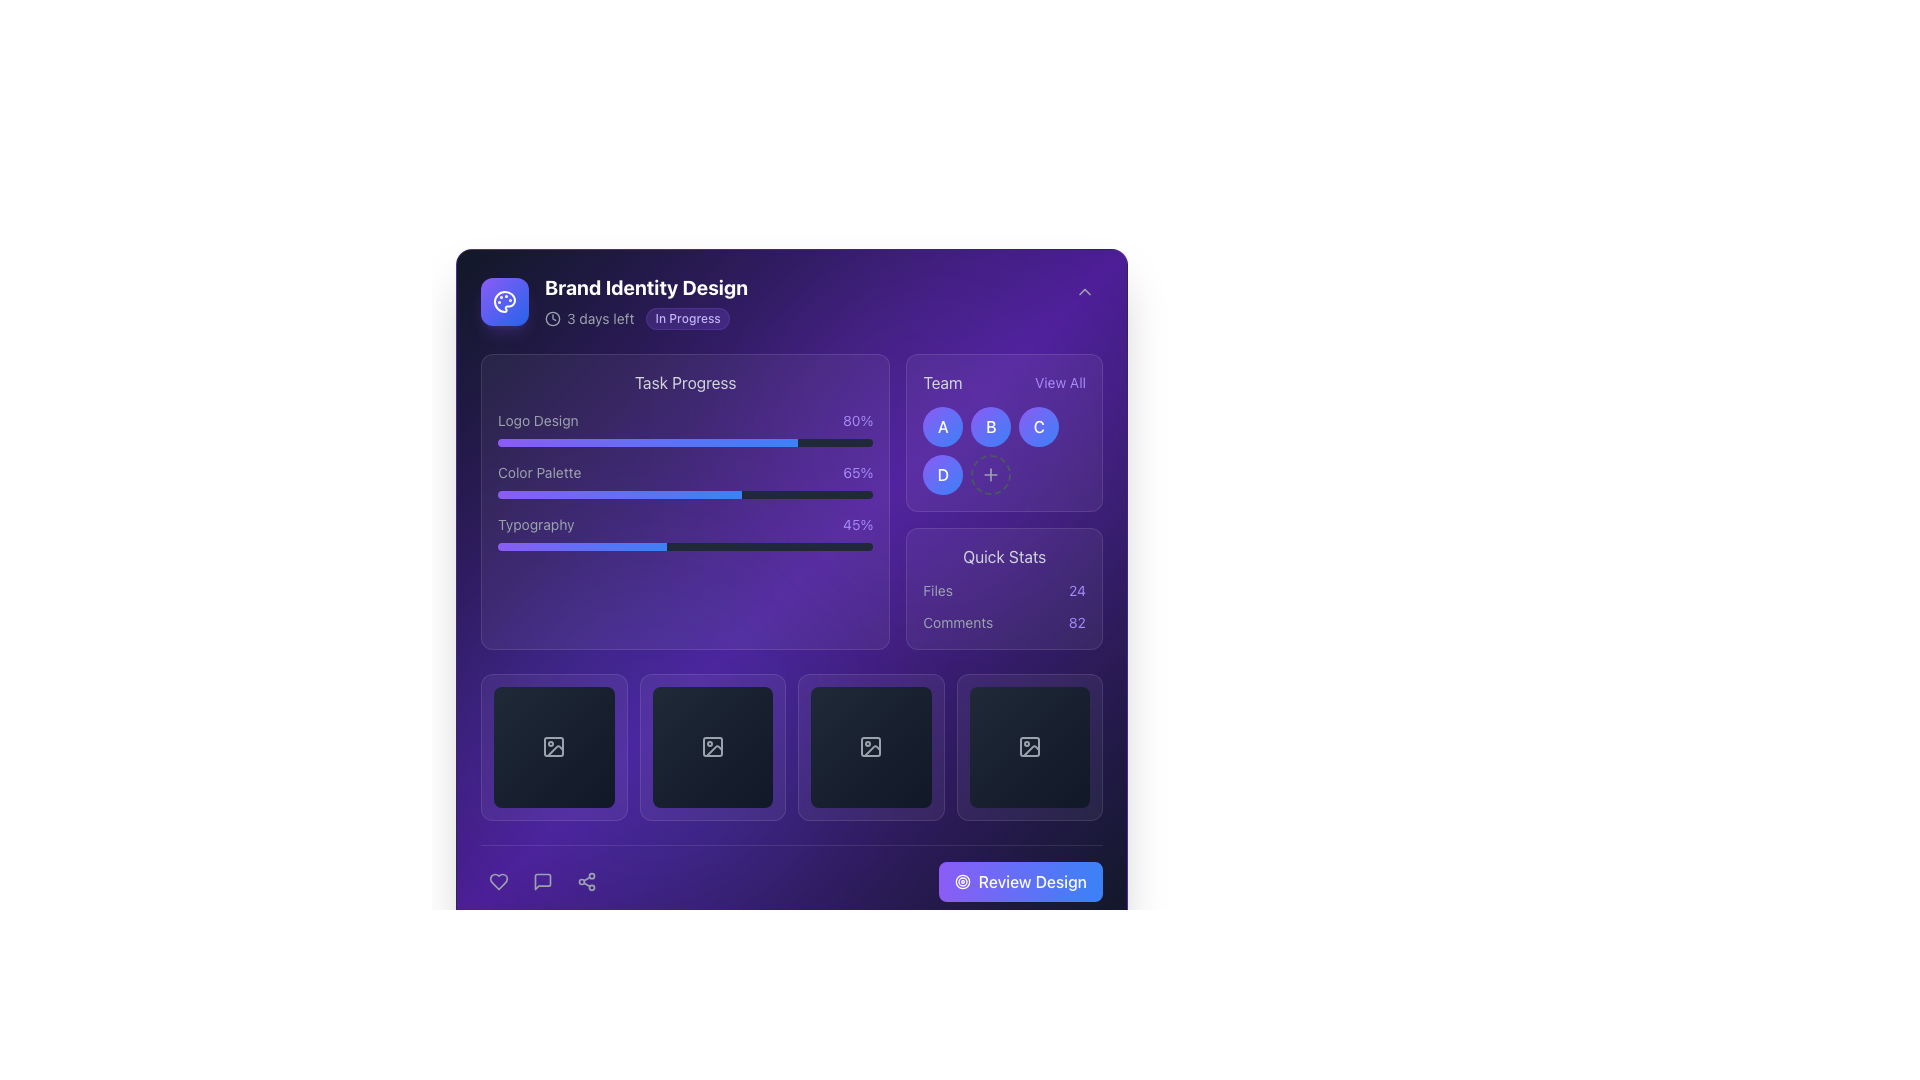  What do you see at coordinates (685, 500) in the screenshot?
I see `the Progress Overview Widget to interact with external links or details` at bounding box center [685, 500].